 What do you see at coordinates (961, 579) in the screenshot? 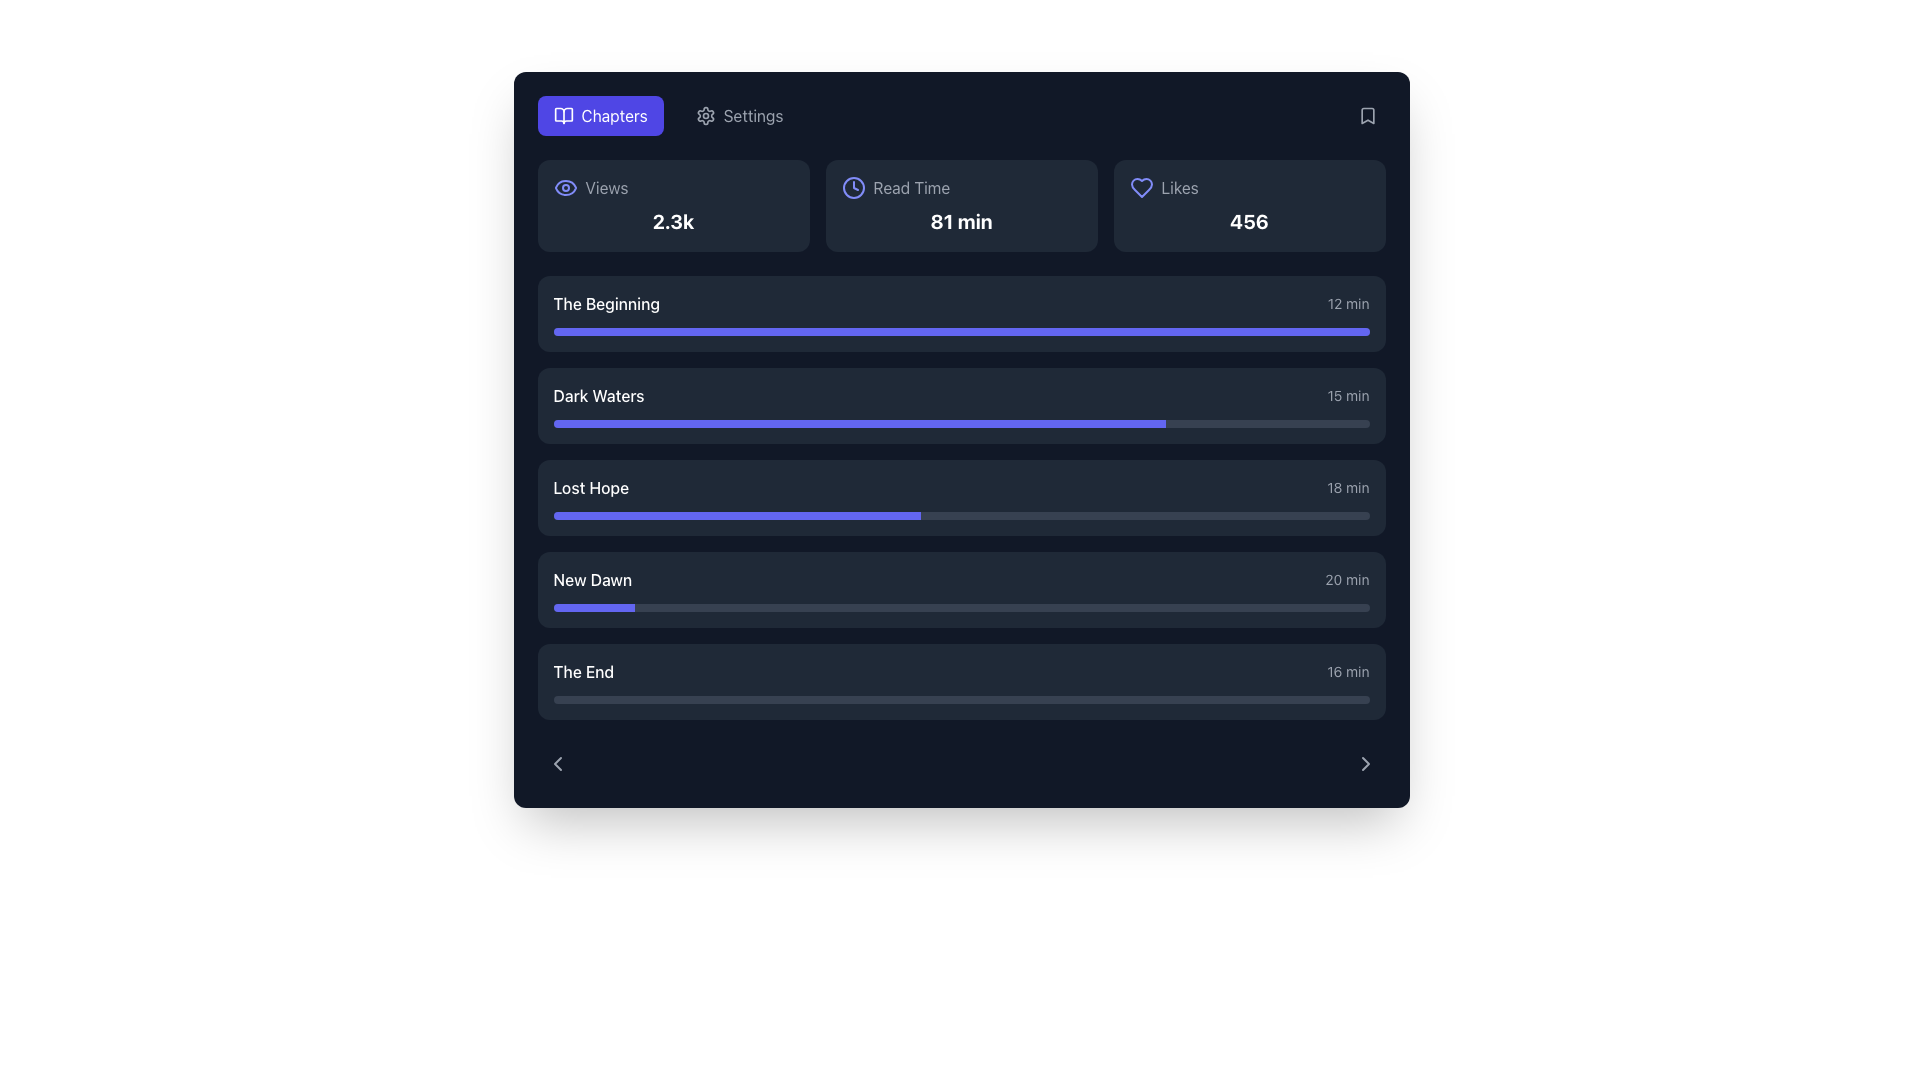
I see `the list item titled 'New Dawn'` at bounding box center [961, 579].